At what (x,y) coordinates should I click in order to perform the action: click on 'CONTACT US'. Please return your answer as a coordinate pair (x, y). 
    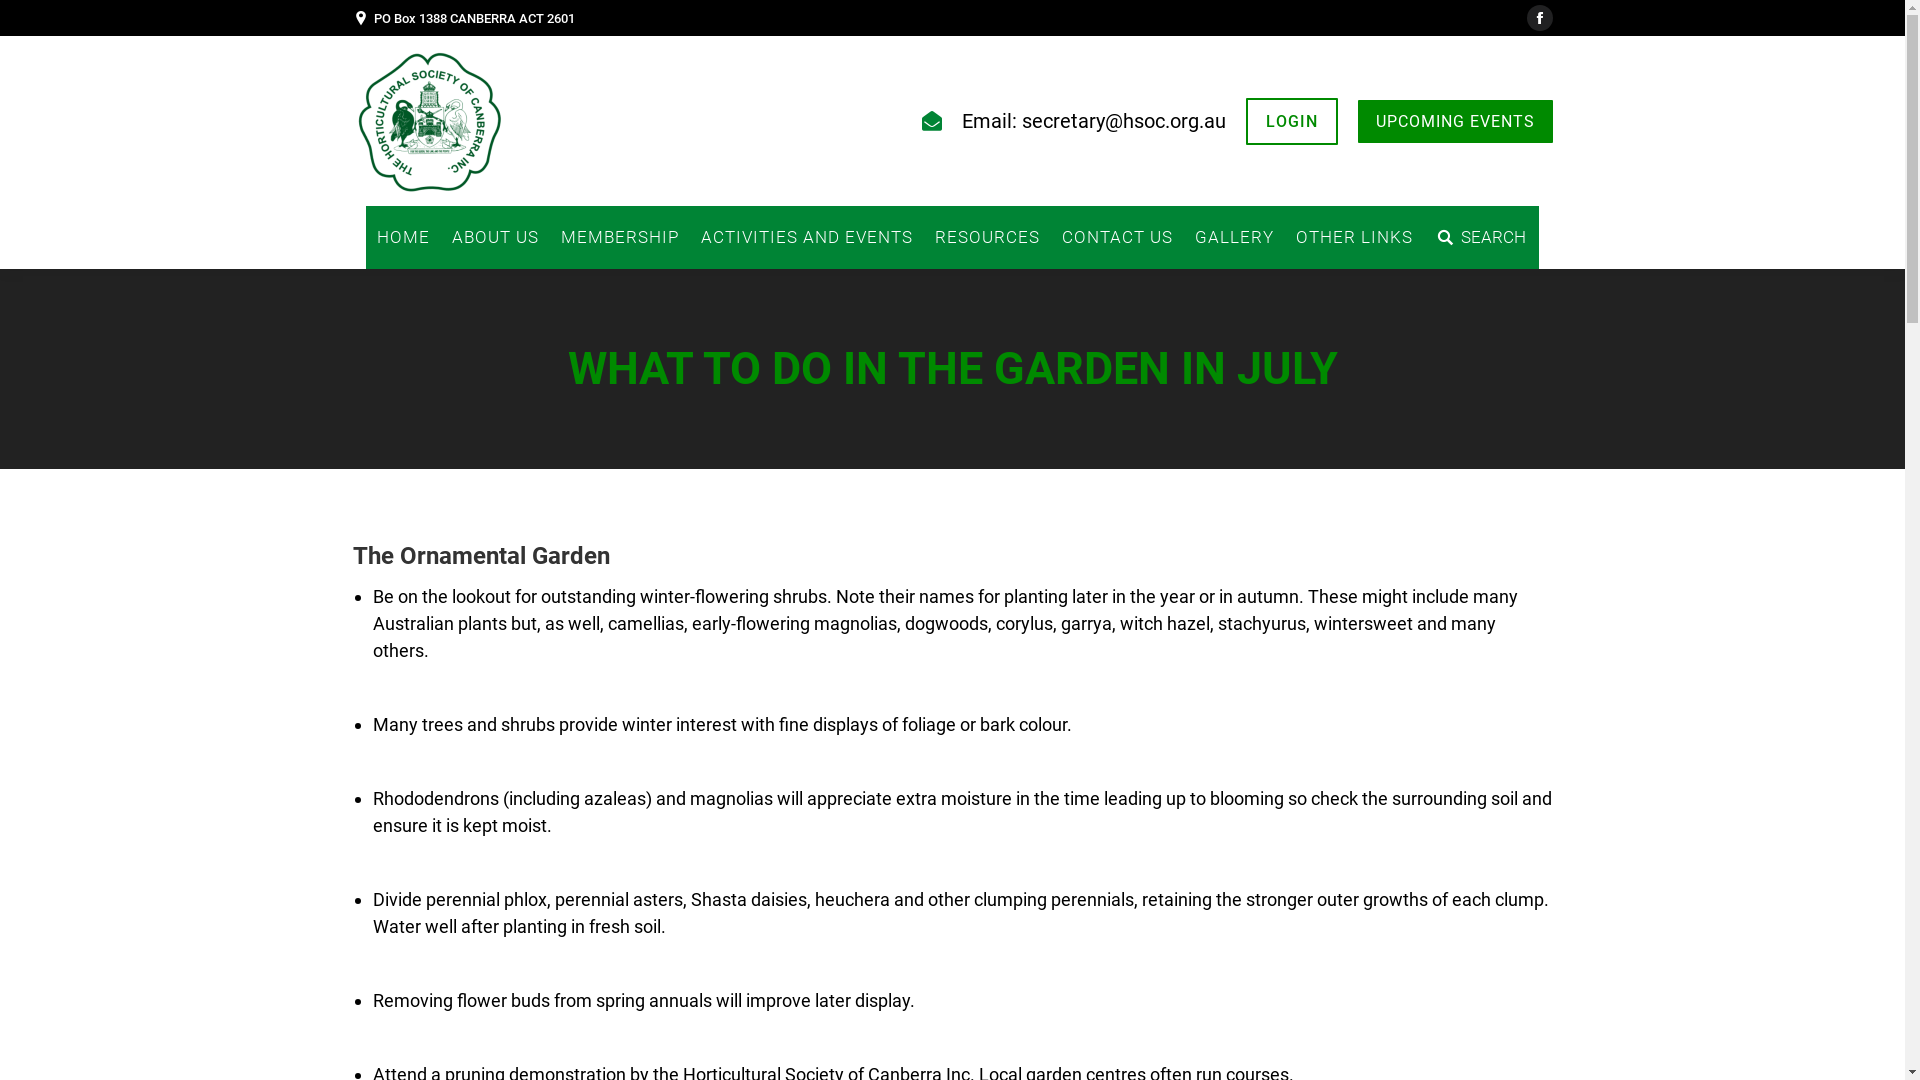
    Looking at the image, I should click on (1050, 236).